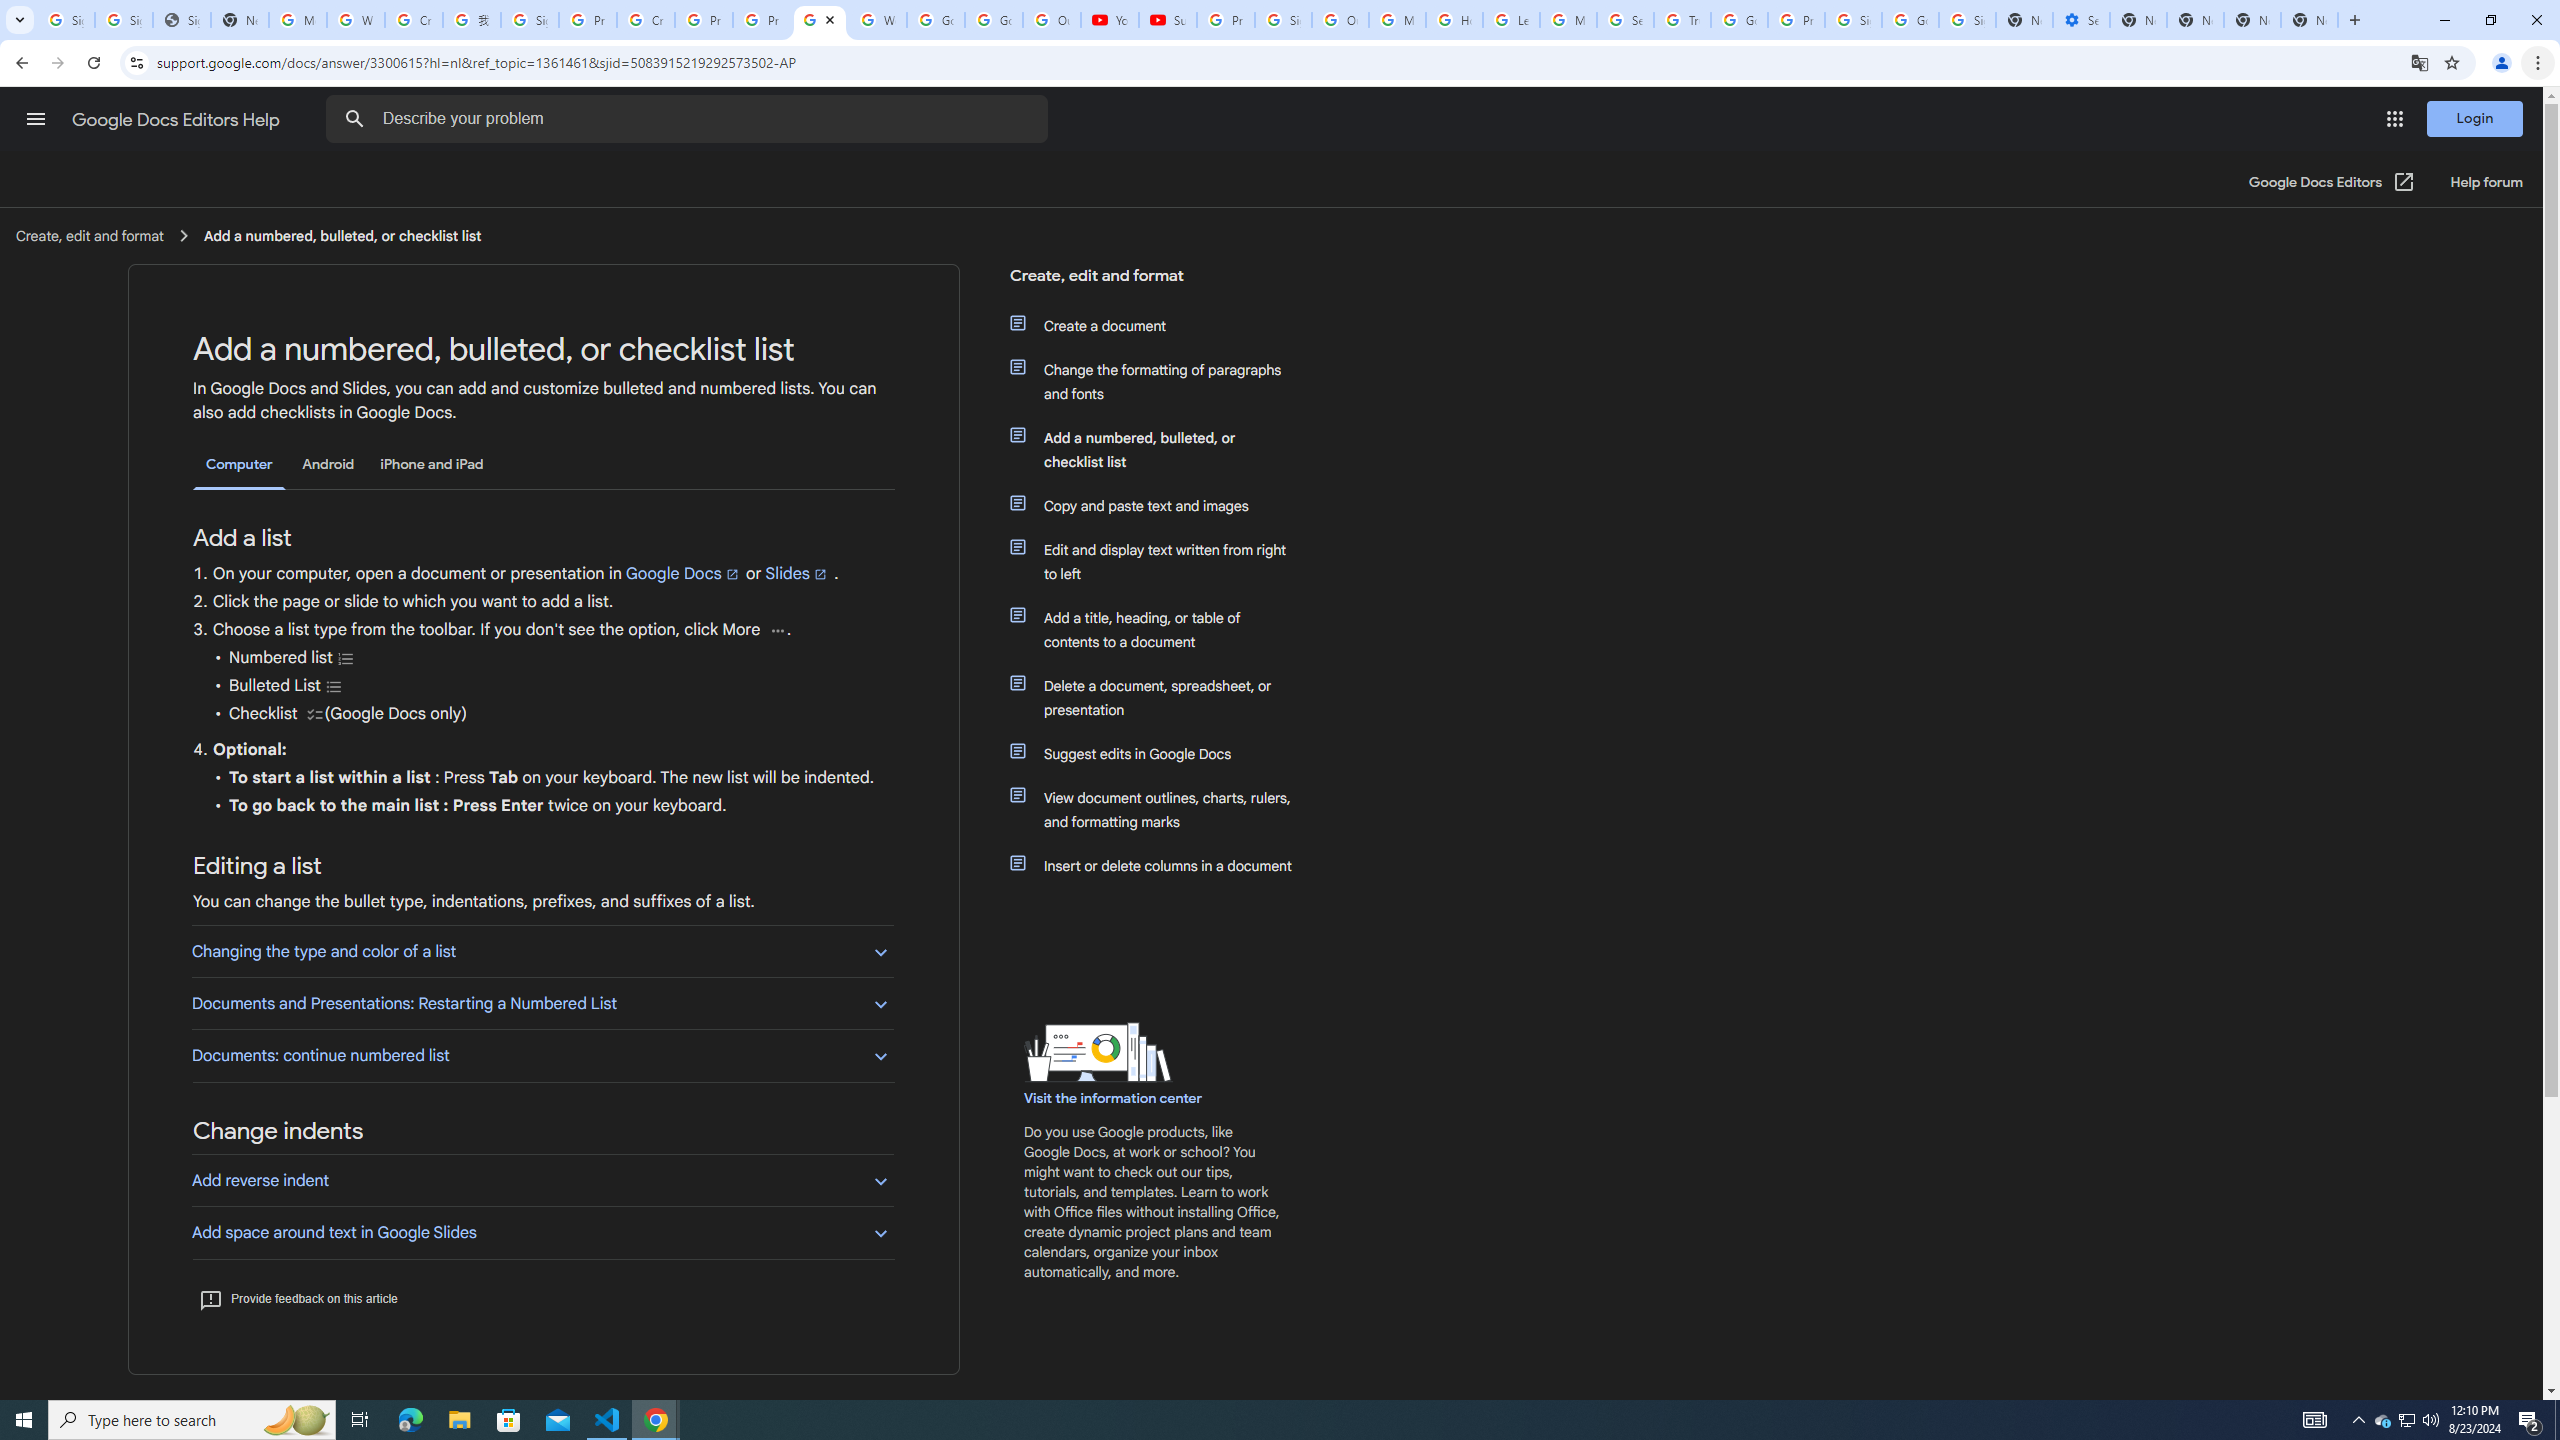 The height and width of the screenshot is (1440, 2560). Describe the element at coordinates (327, 463) in the screenshot. I see `'Android'` at that location.